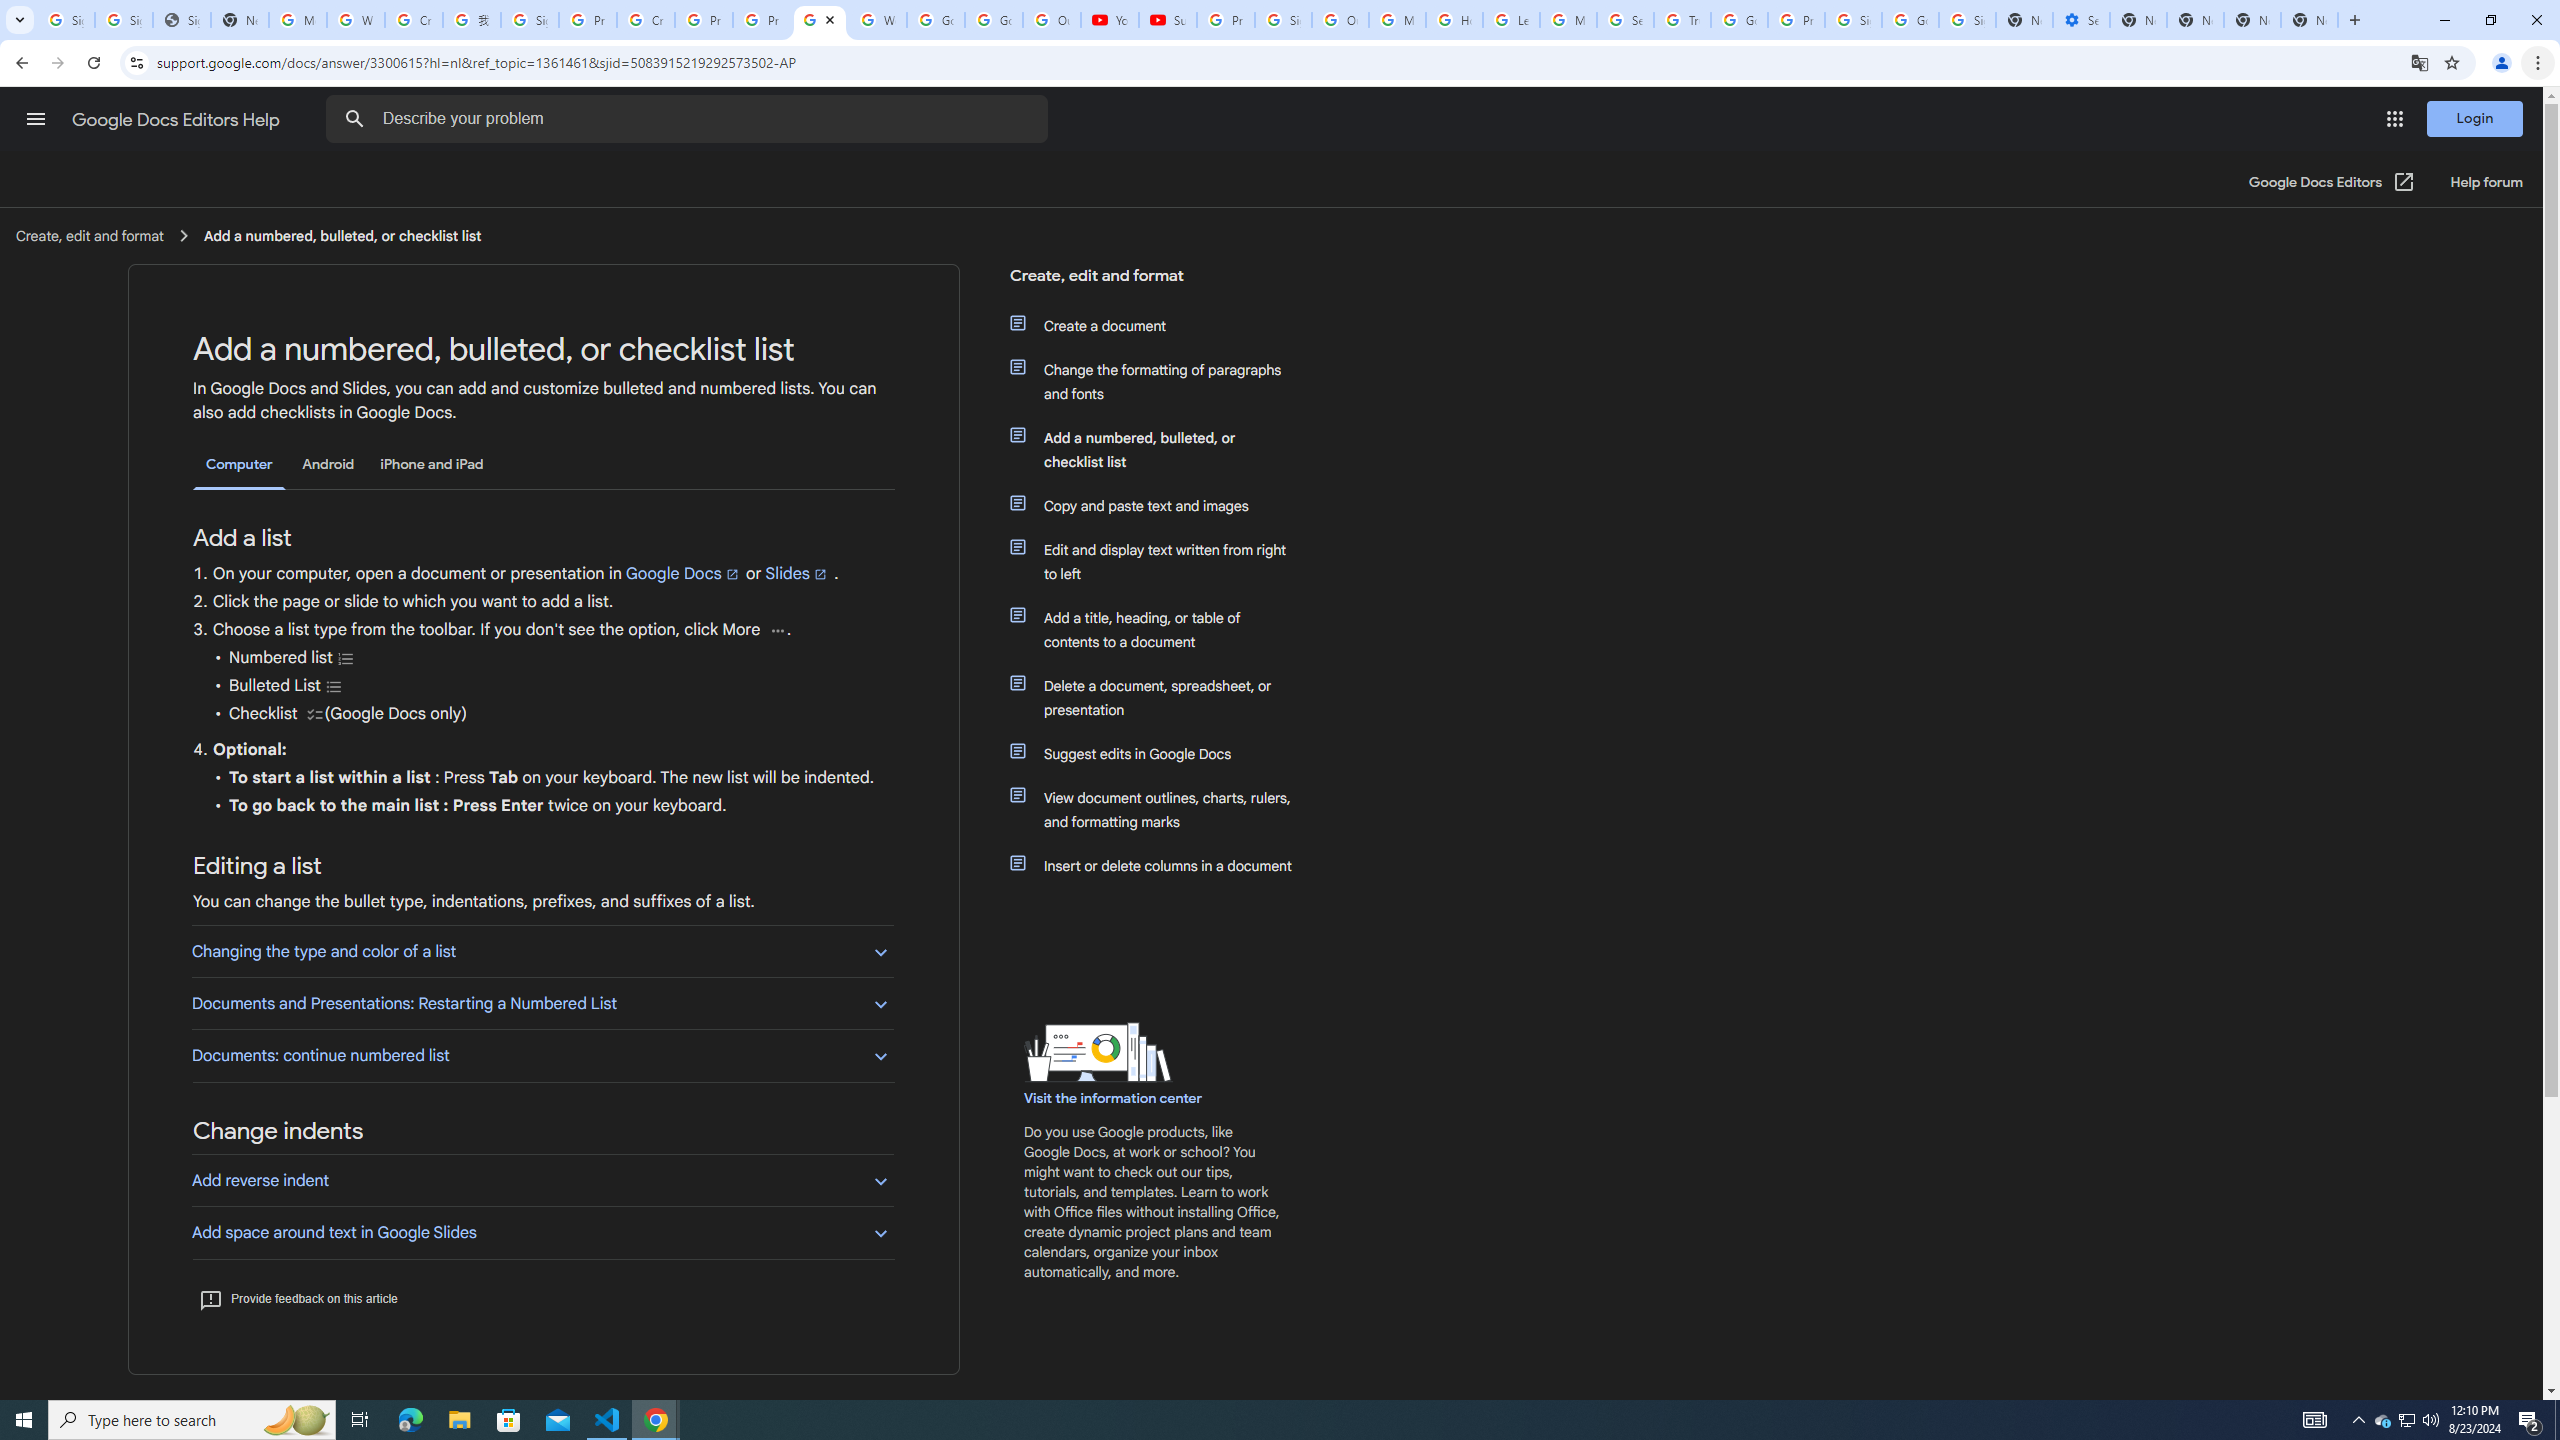 The height and width of the screenshot is (1440, 2560). Describe the element at coordinates (327, 463) in the screenshot. I see `'Android'` at that location.